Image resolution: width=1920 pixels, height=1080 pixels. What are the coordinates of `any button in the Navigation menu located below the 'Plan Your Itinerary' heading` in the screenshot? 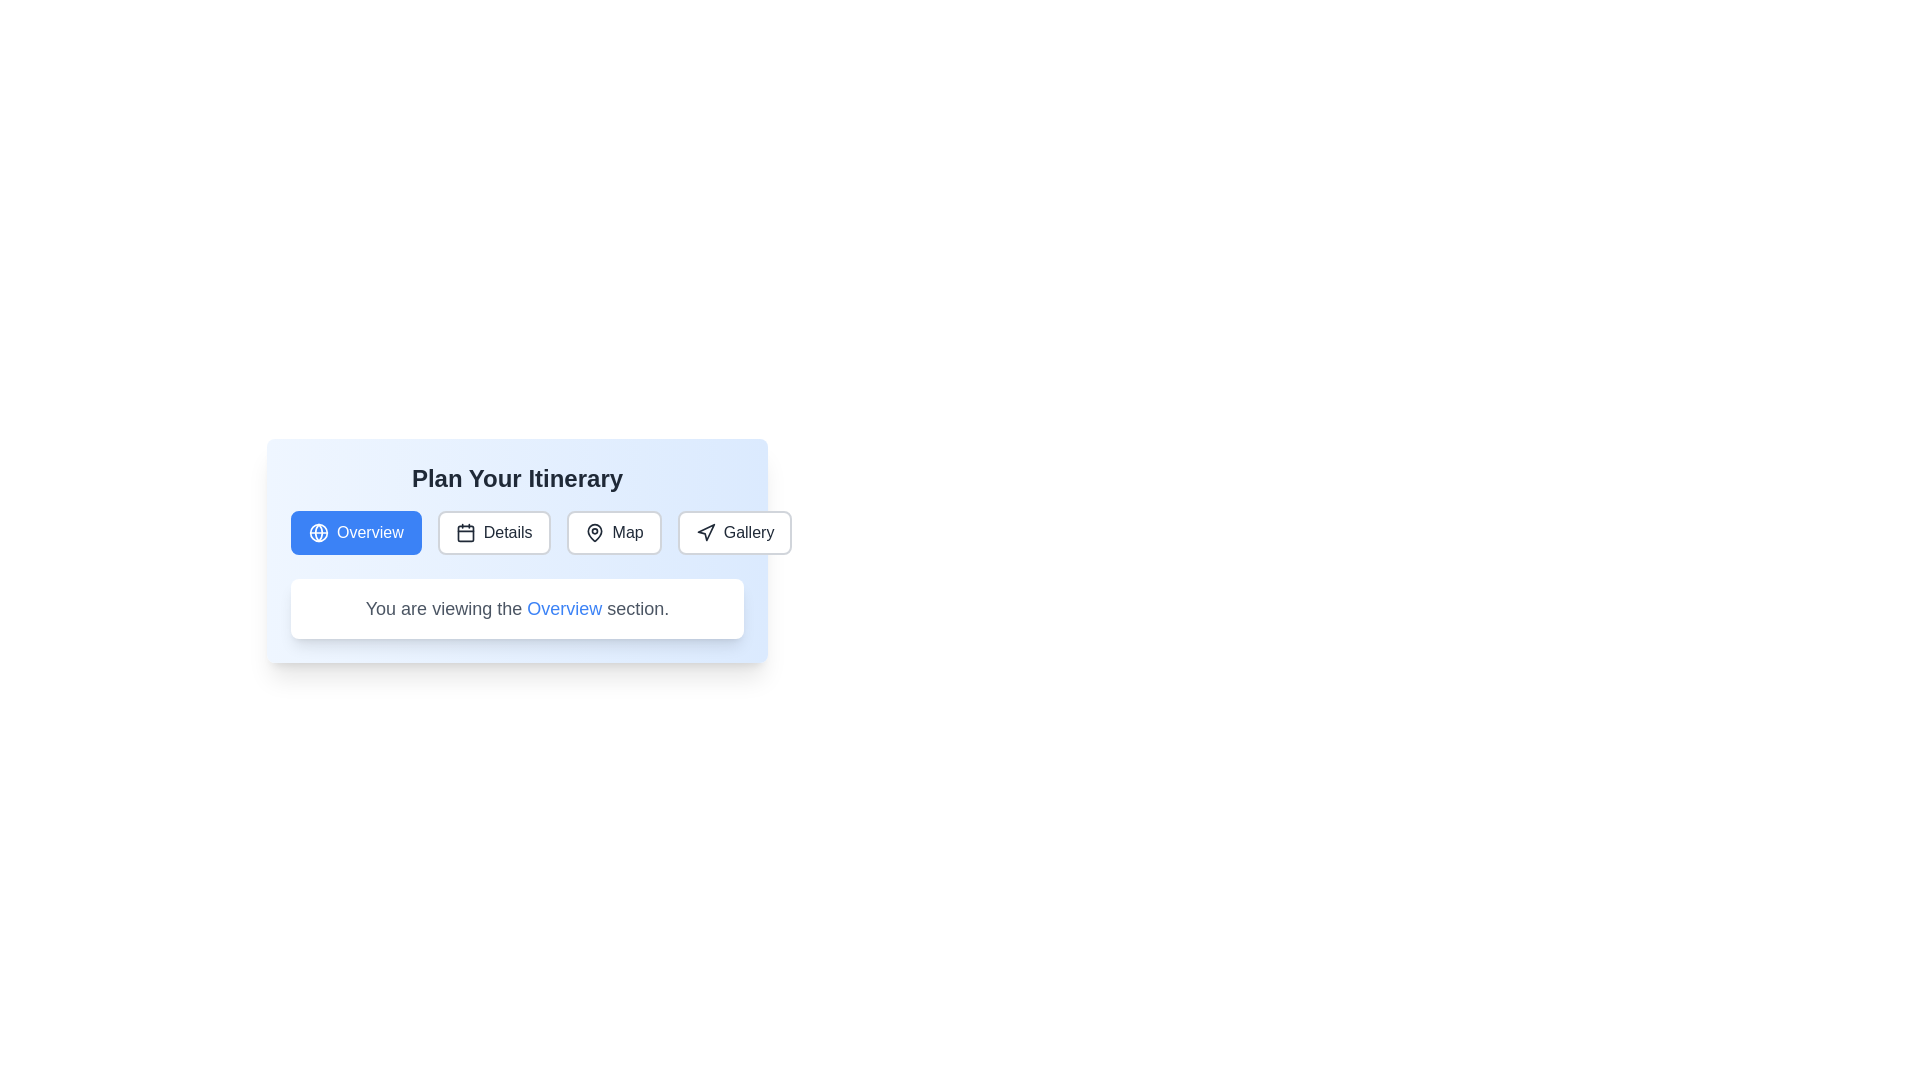 It's located at (517, 531).